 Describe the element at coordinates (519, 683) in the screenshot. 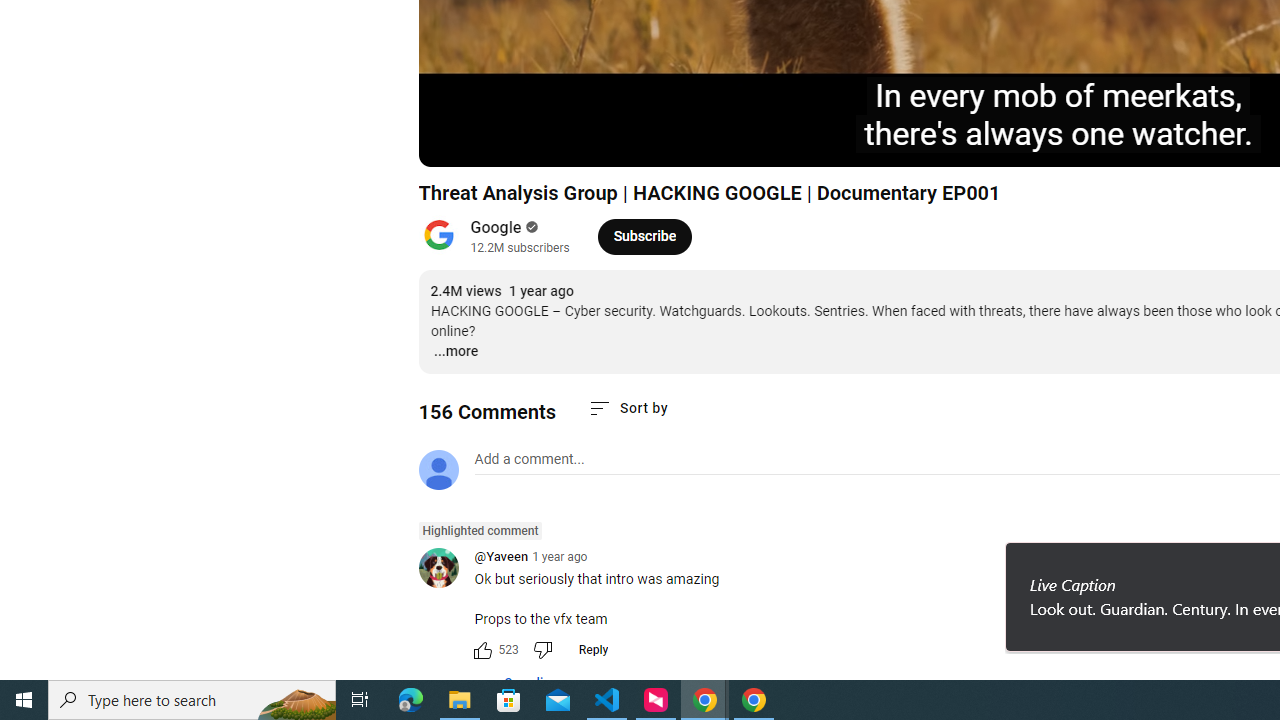

I see `'2 replies'` at that location.